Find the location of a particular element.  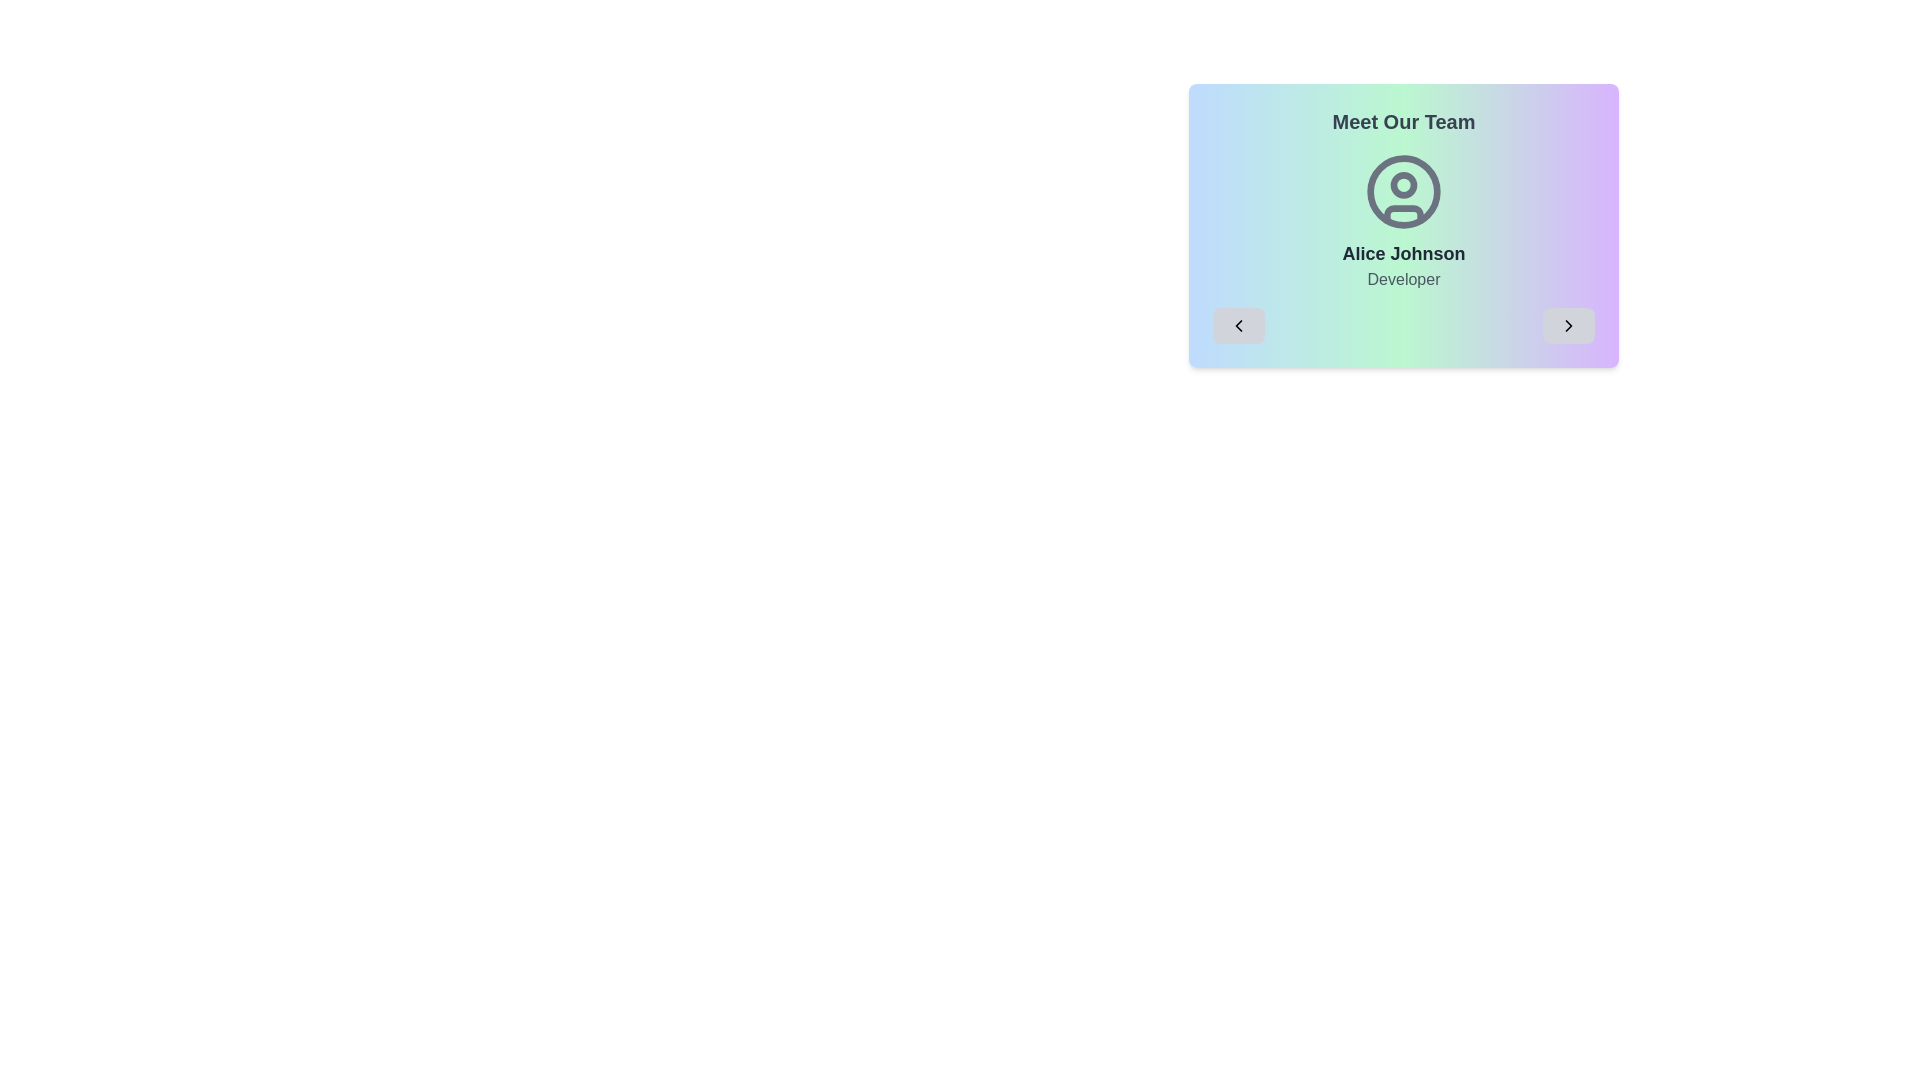

the text label displaying 'Developer' in gray font, which is located directly below 'Alice Johnson' is located at coordinates (1402, 280).